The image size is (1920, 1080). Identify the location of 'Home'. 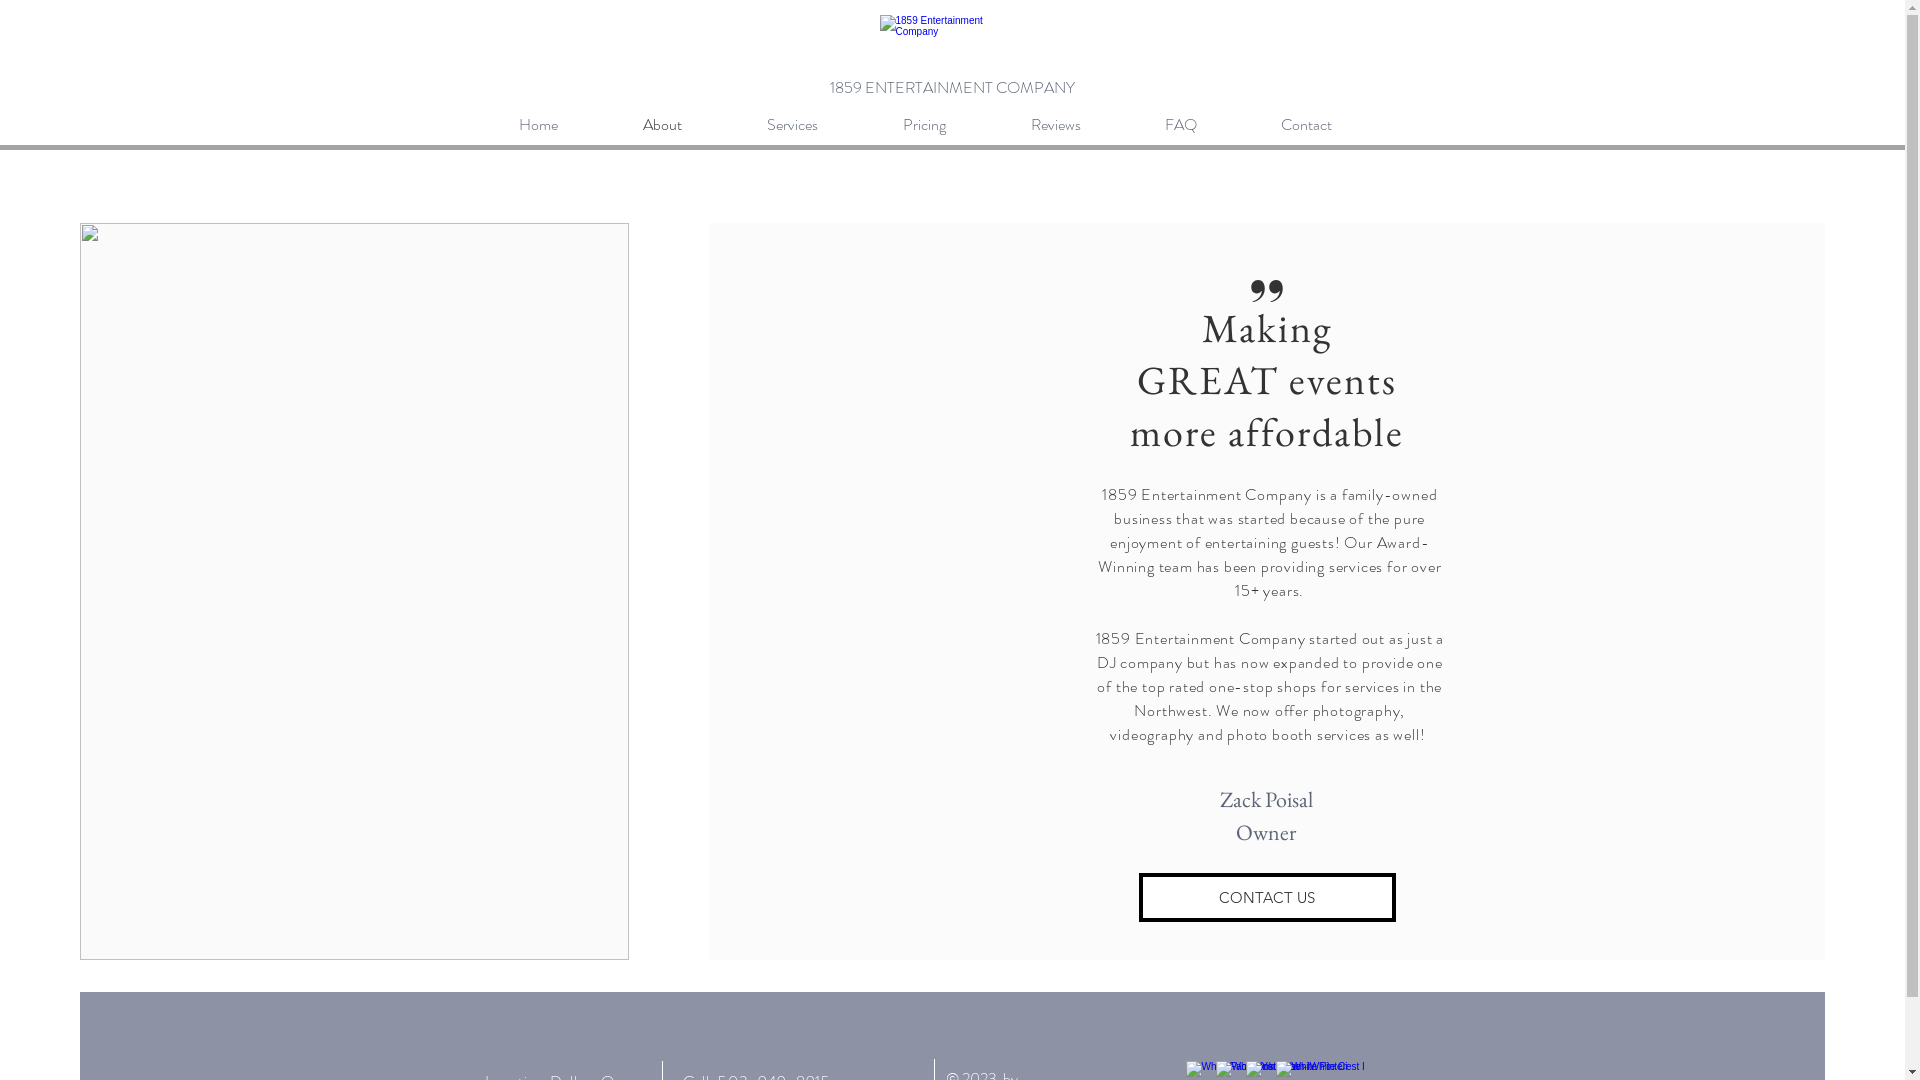
(565, 124).